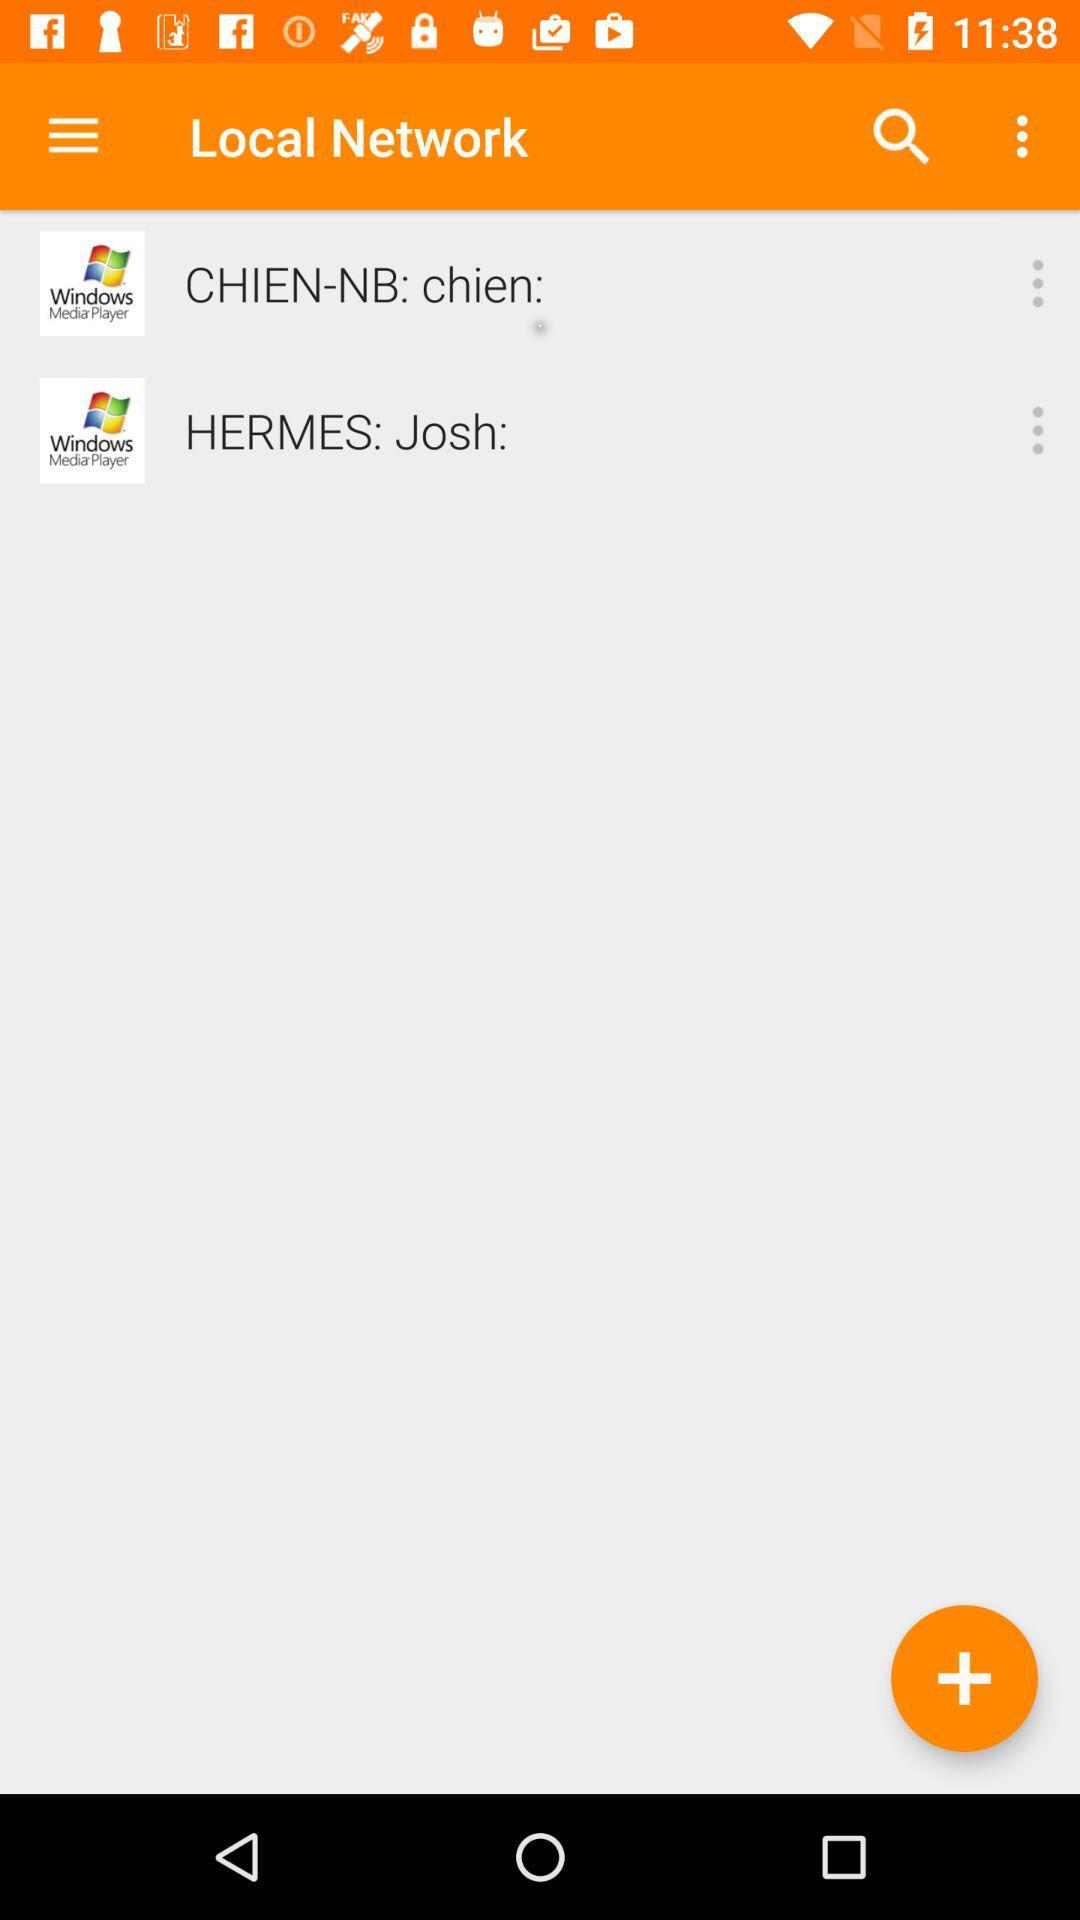 The width and height of the screenshot is (1080, 1920). I want to click on more options, so click(1036, 429).